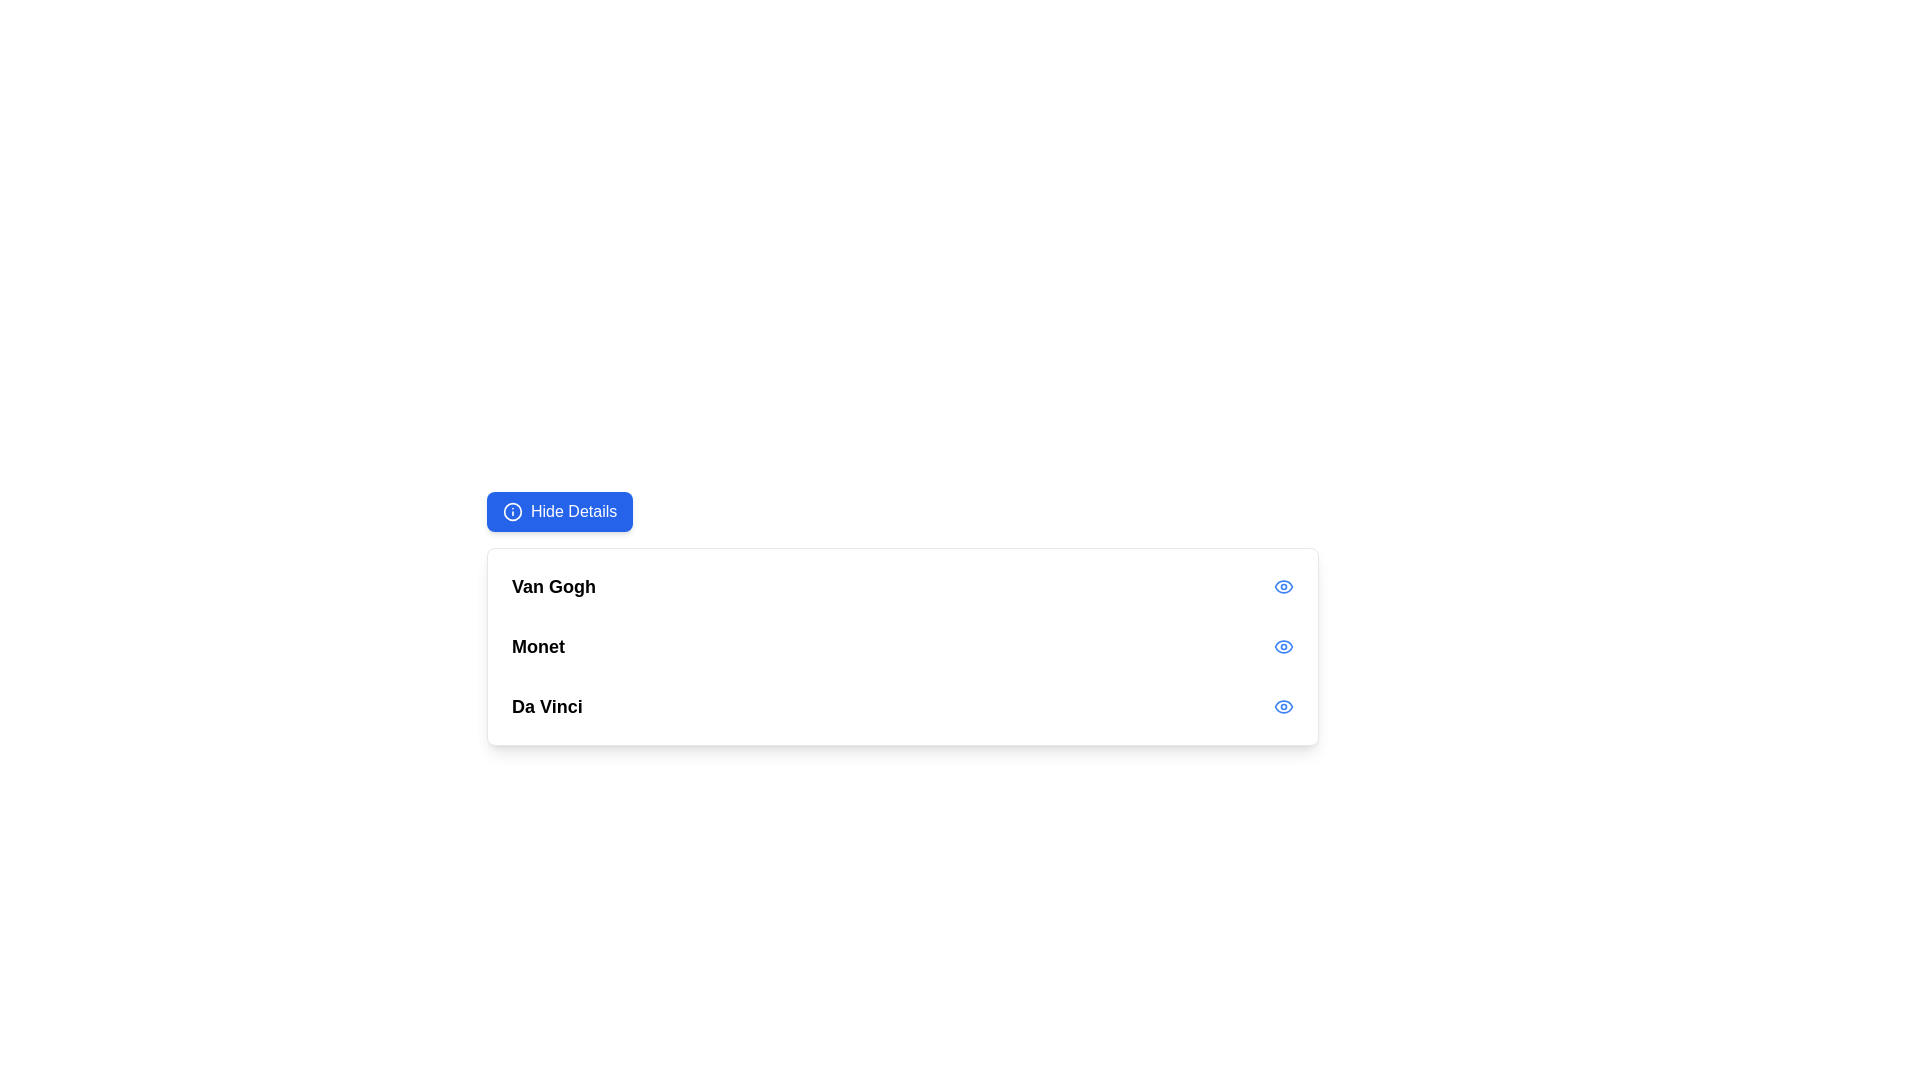  Describe the element at coordinates (1283, 585) in the screenshot. I see `the hollow eye-shaped icon with a blue outline` at that location.